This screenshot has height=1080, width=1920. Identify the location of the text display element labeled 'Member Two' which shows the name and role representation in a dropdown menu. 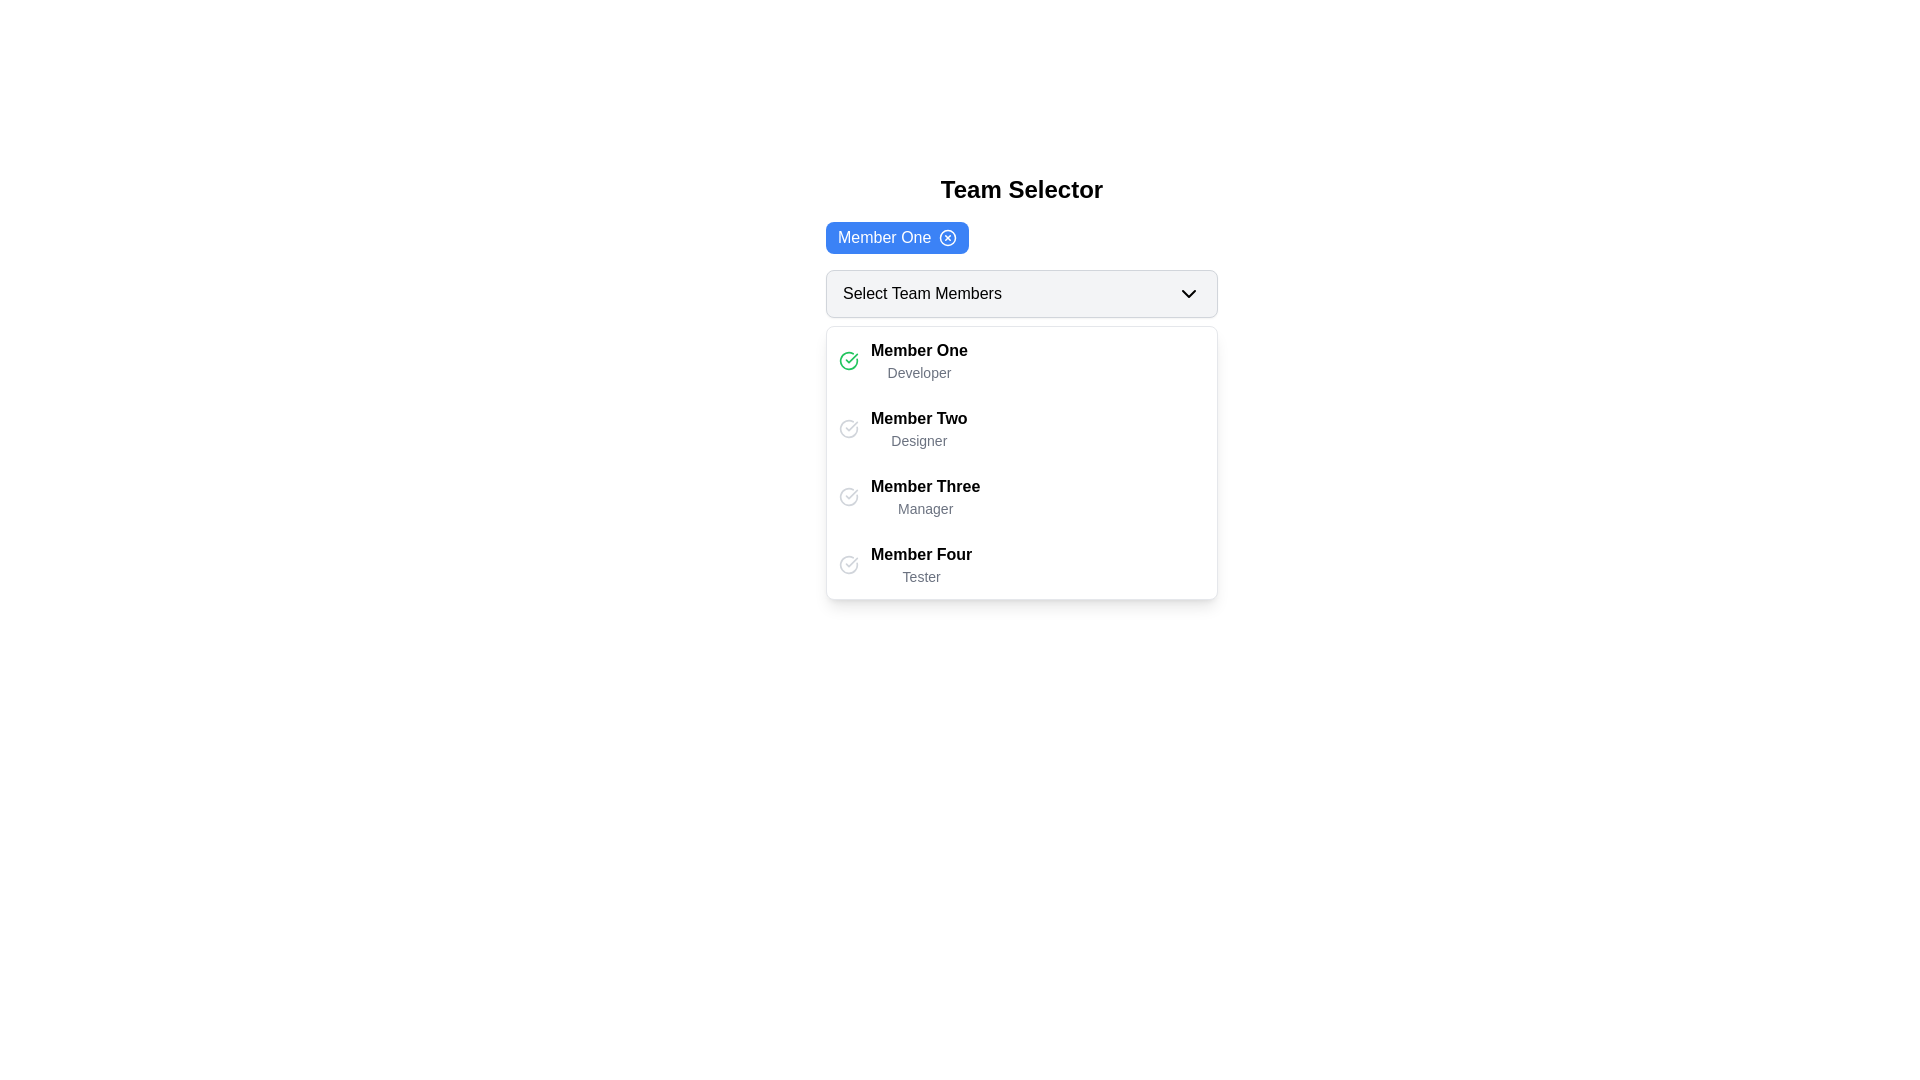
(918, 427).